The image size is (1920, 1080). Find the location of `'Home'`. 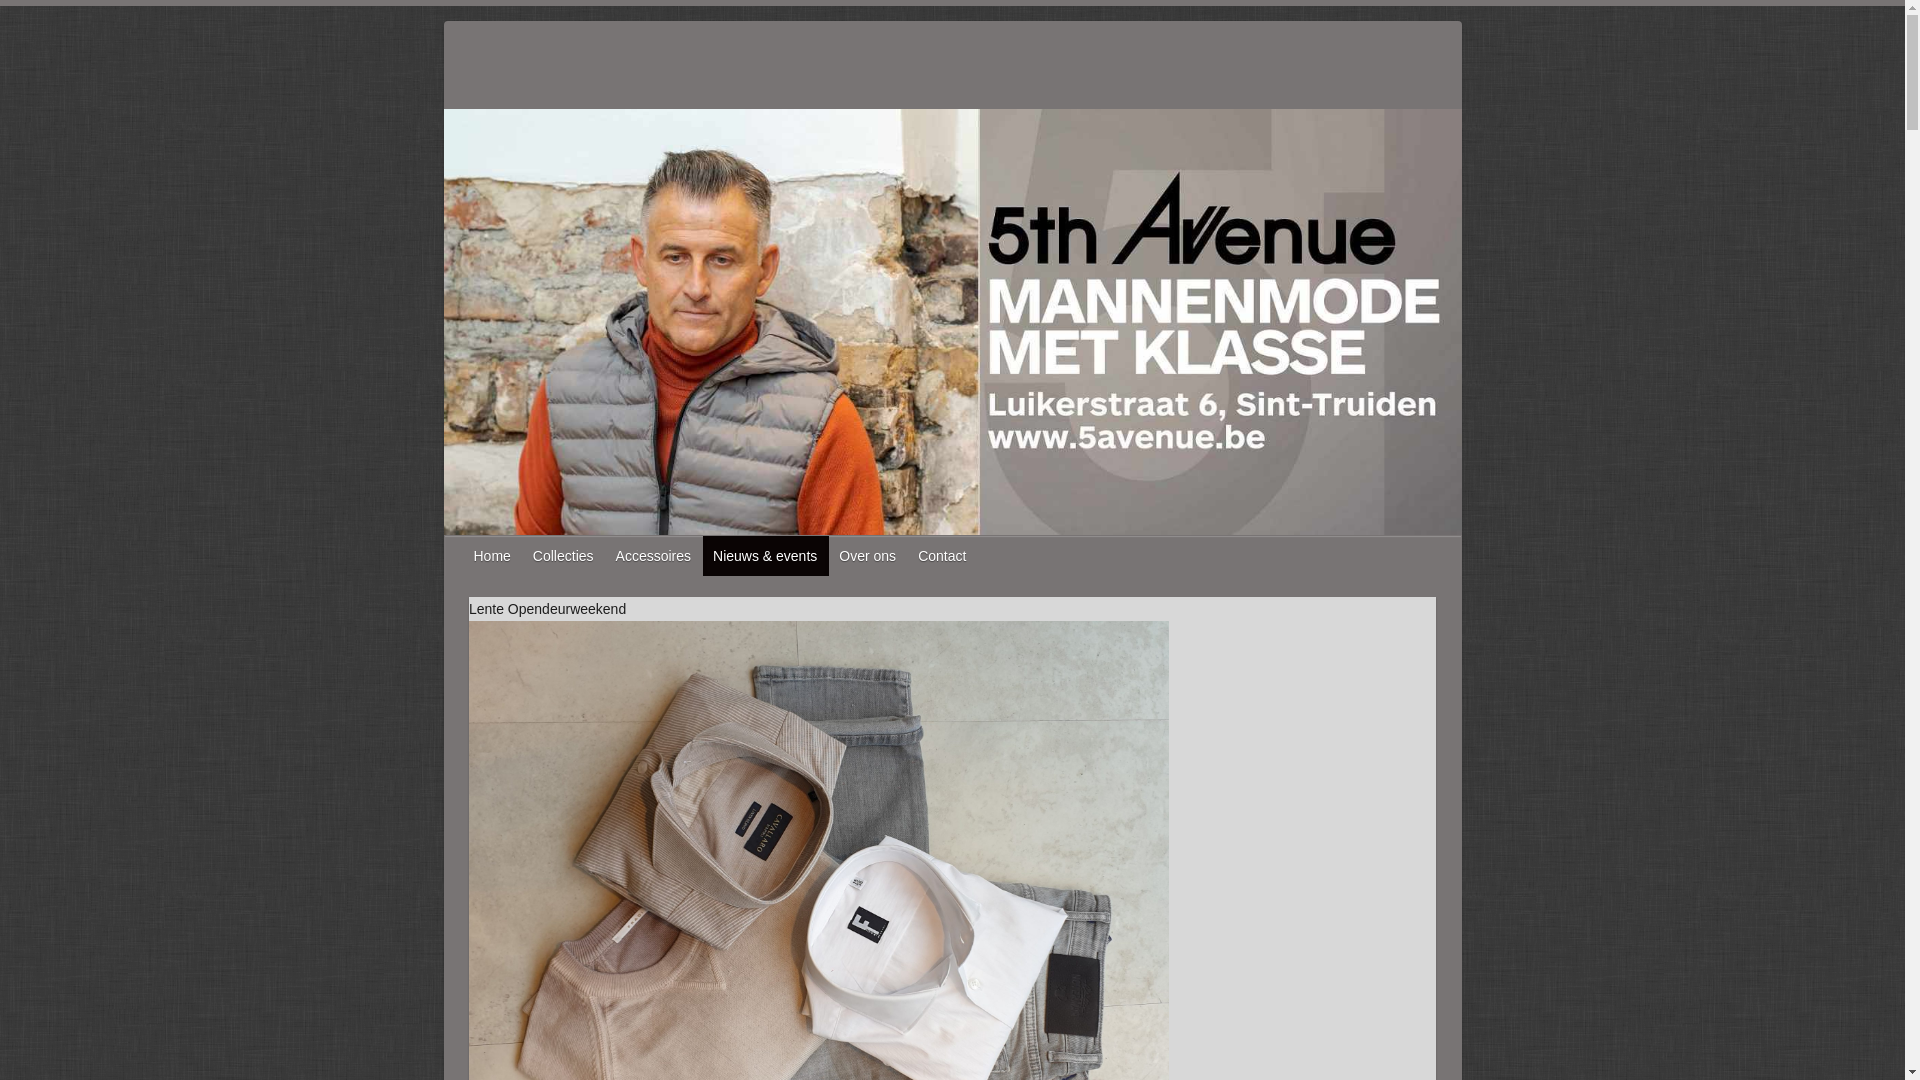

'Home' is located at coordinates (493, 555).